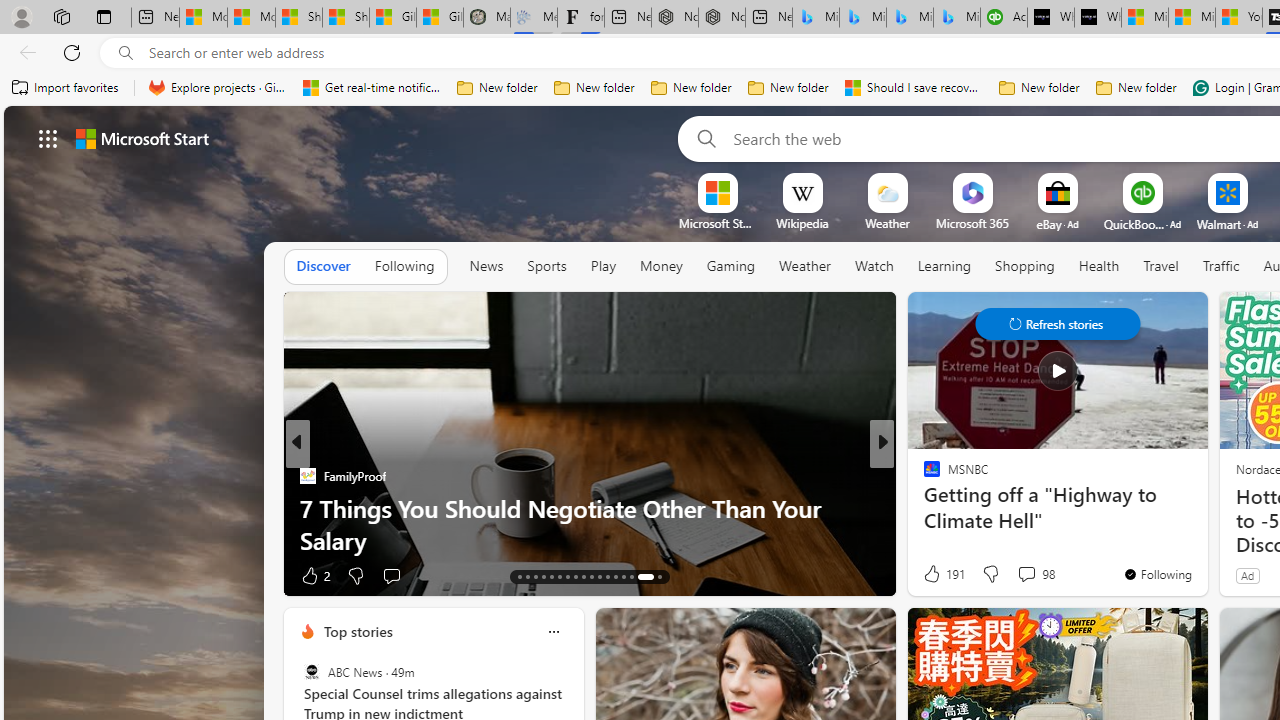 The image size is (1280, 720). What do you see at coordinates (1157, 573) in the screenshot?
I see `'You'` at bounding box center [1157, 573].